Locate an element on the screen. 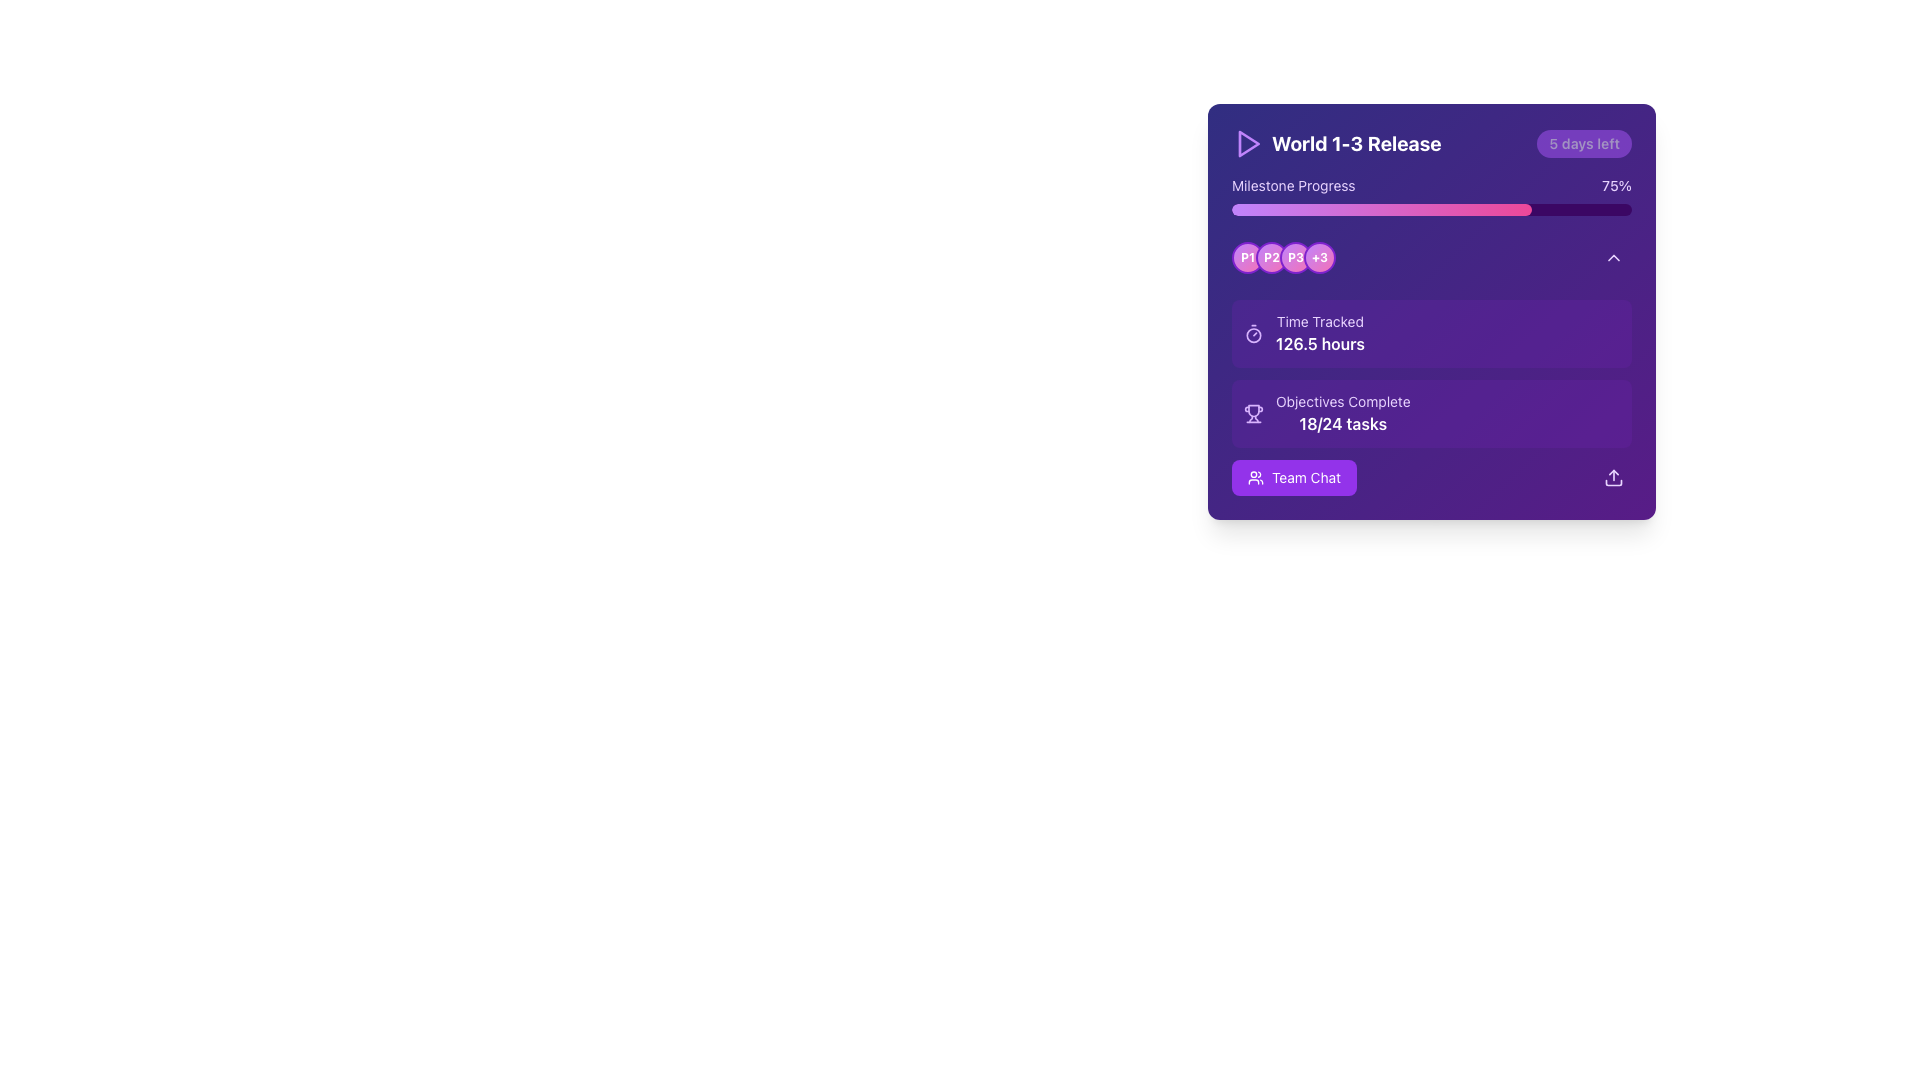  the play button located on the left side of the header area of the panel titled 'World 1-3 Release' is located at coordinates (1247, 142).